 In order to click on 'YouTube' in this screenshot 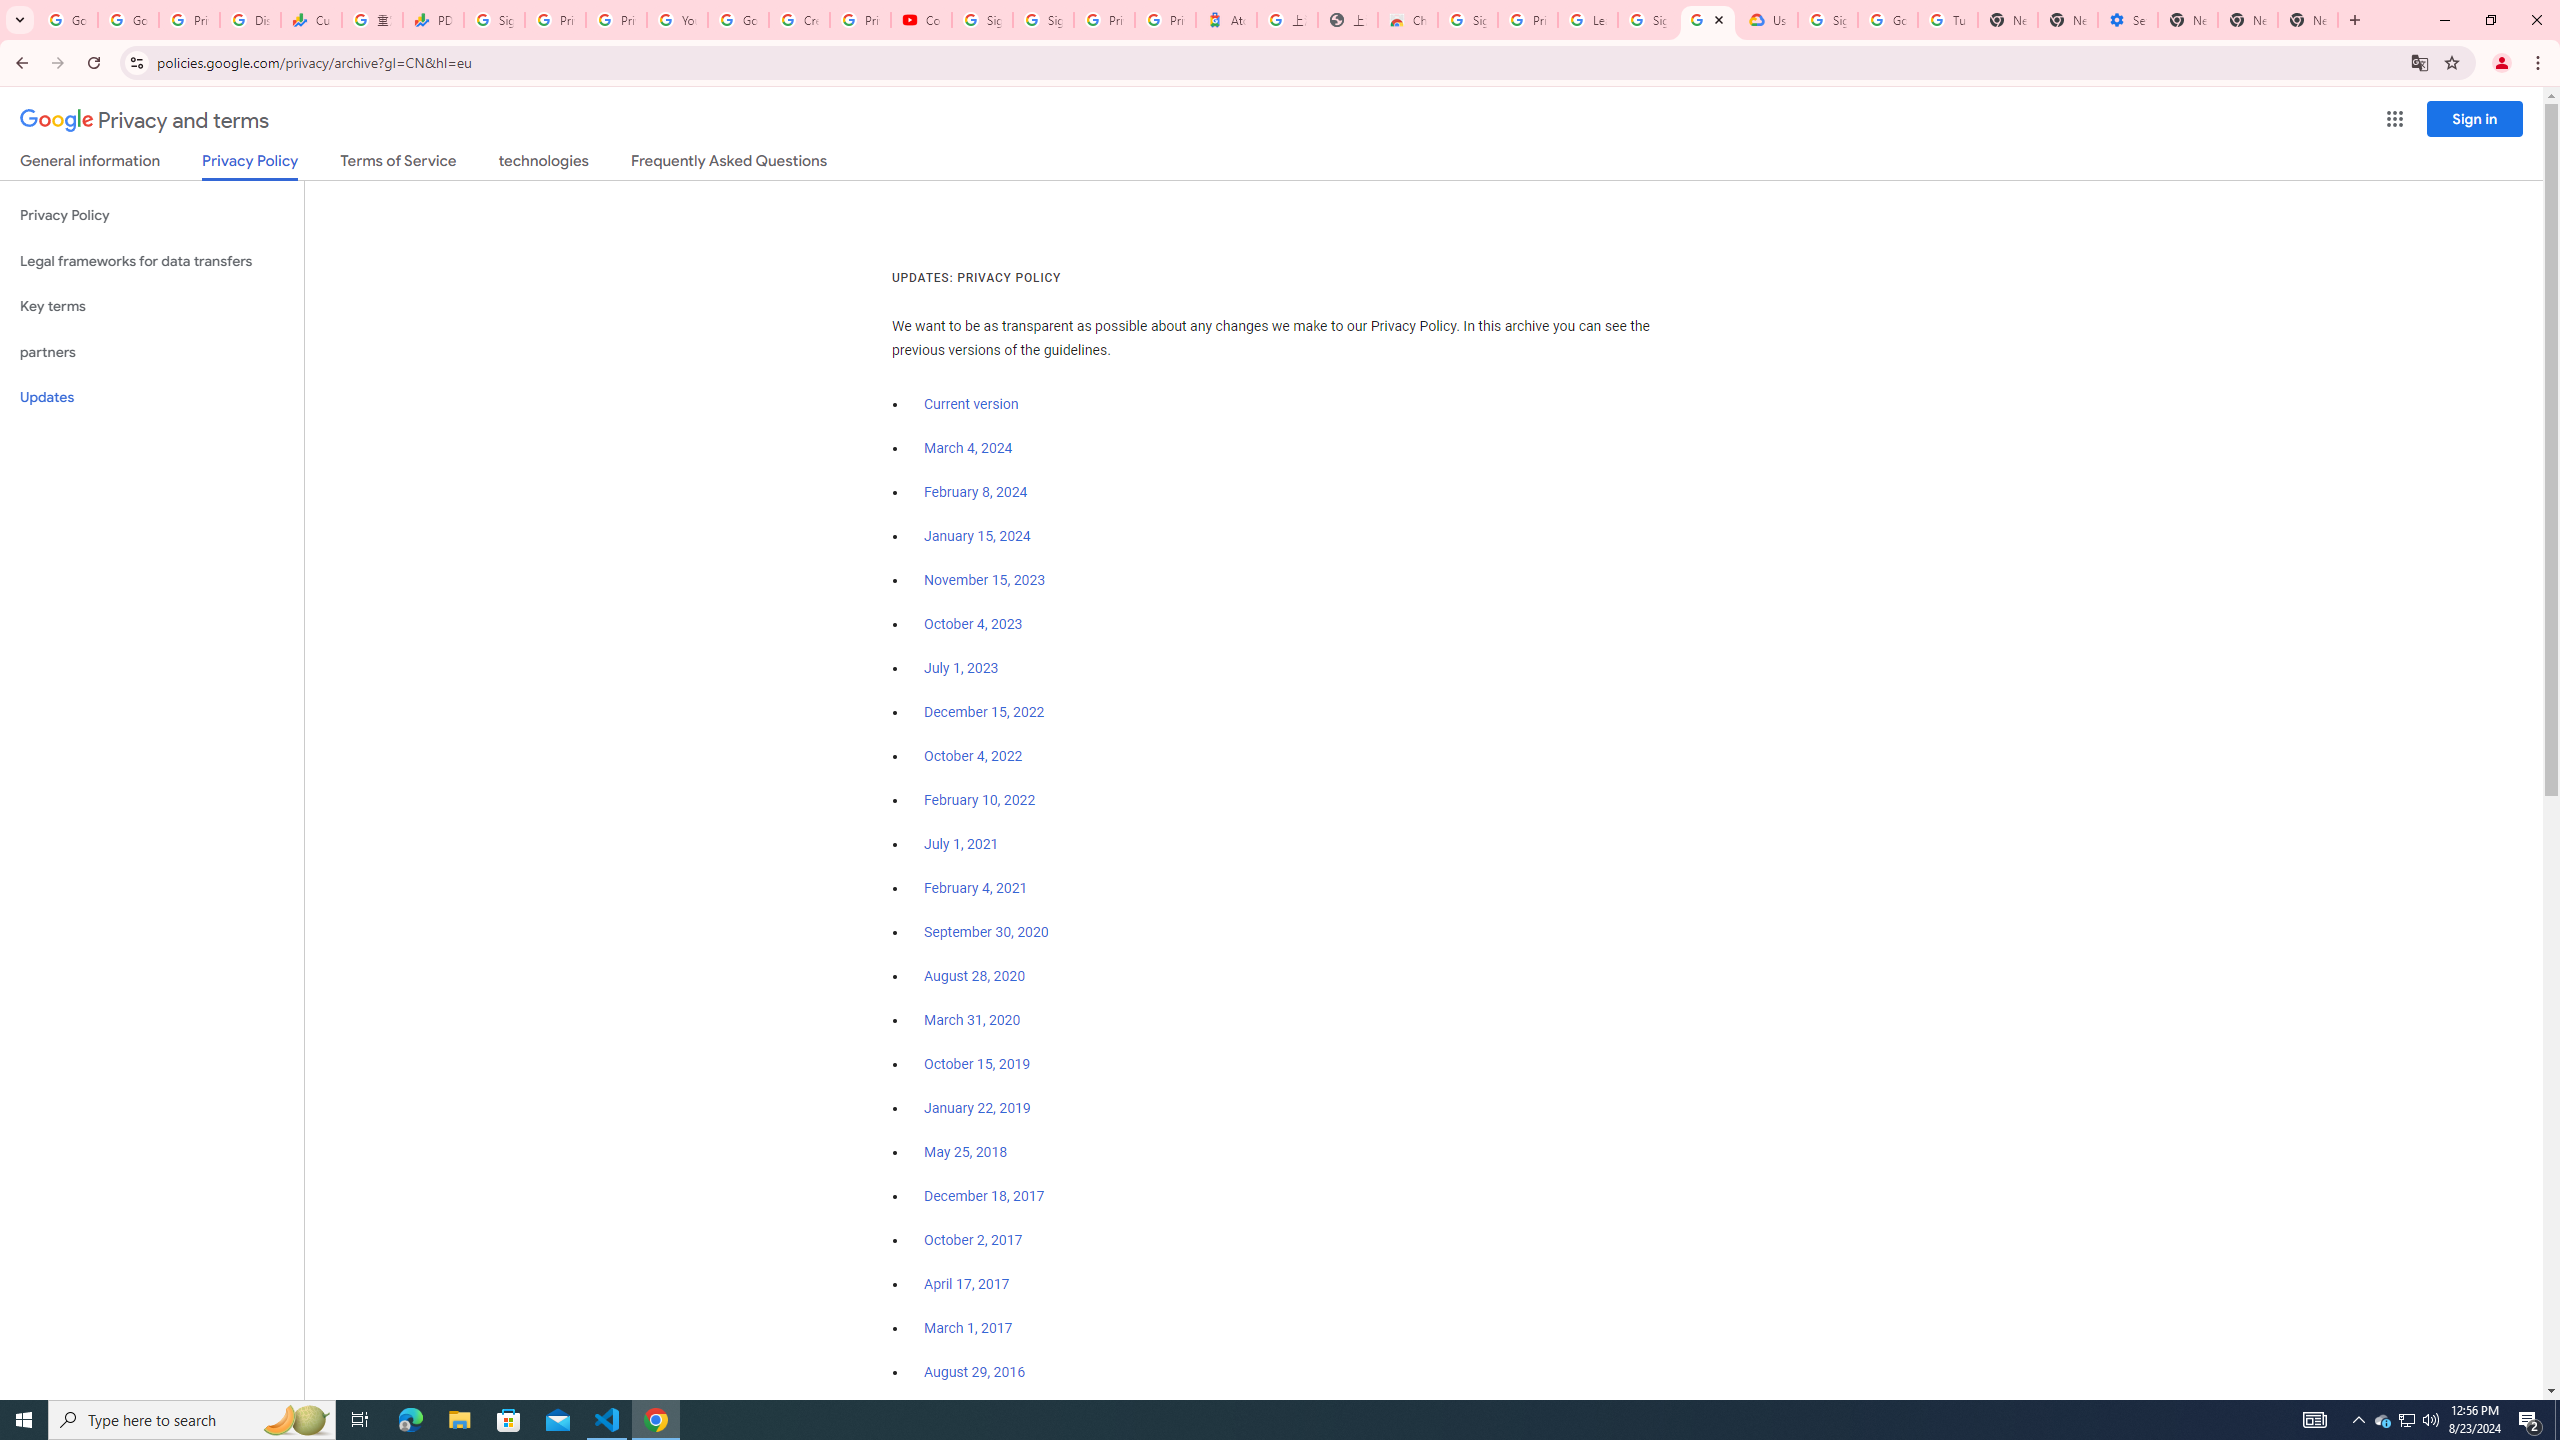, I will do `click(676, 19)`.